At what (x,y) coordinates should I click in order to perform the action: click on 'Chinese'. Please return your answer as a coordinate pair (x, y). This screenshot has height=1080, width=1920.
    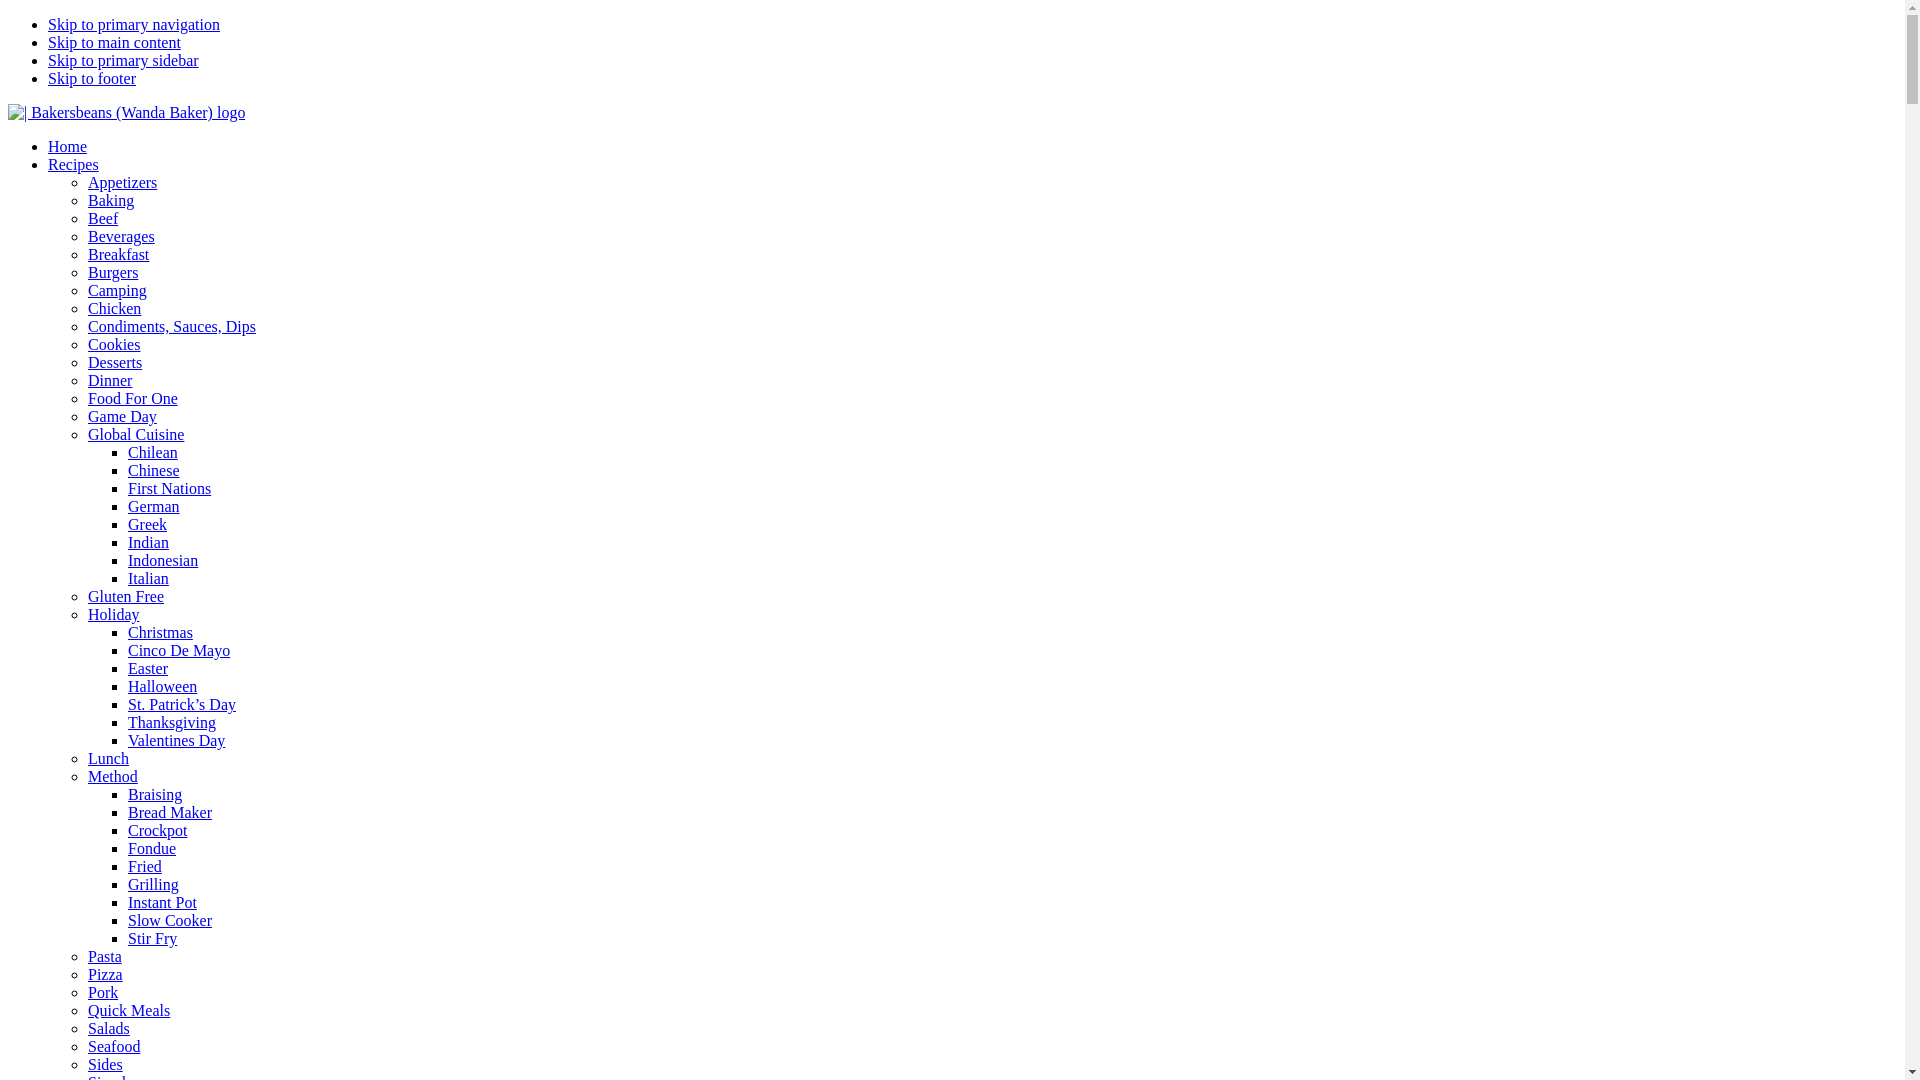
    Looking at the image, I should click on (152, 470).